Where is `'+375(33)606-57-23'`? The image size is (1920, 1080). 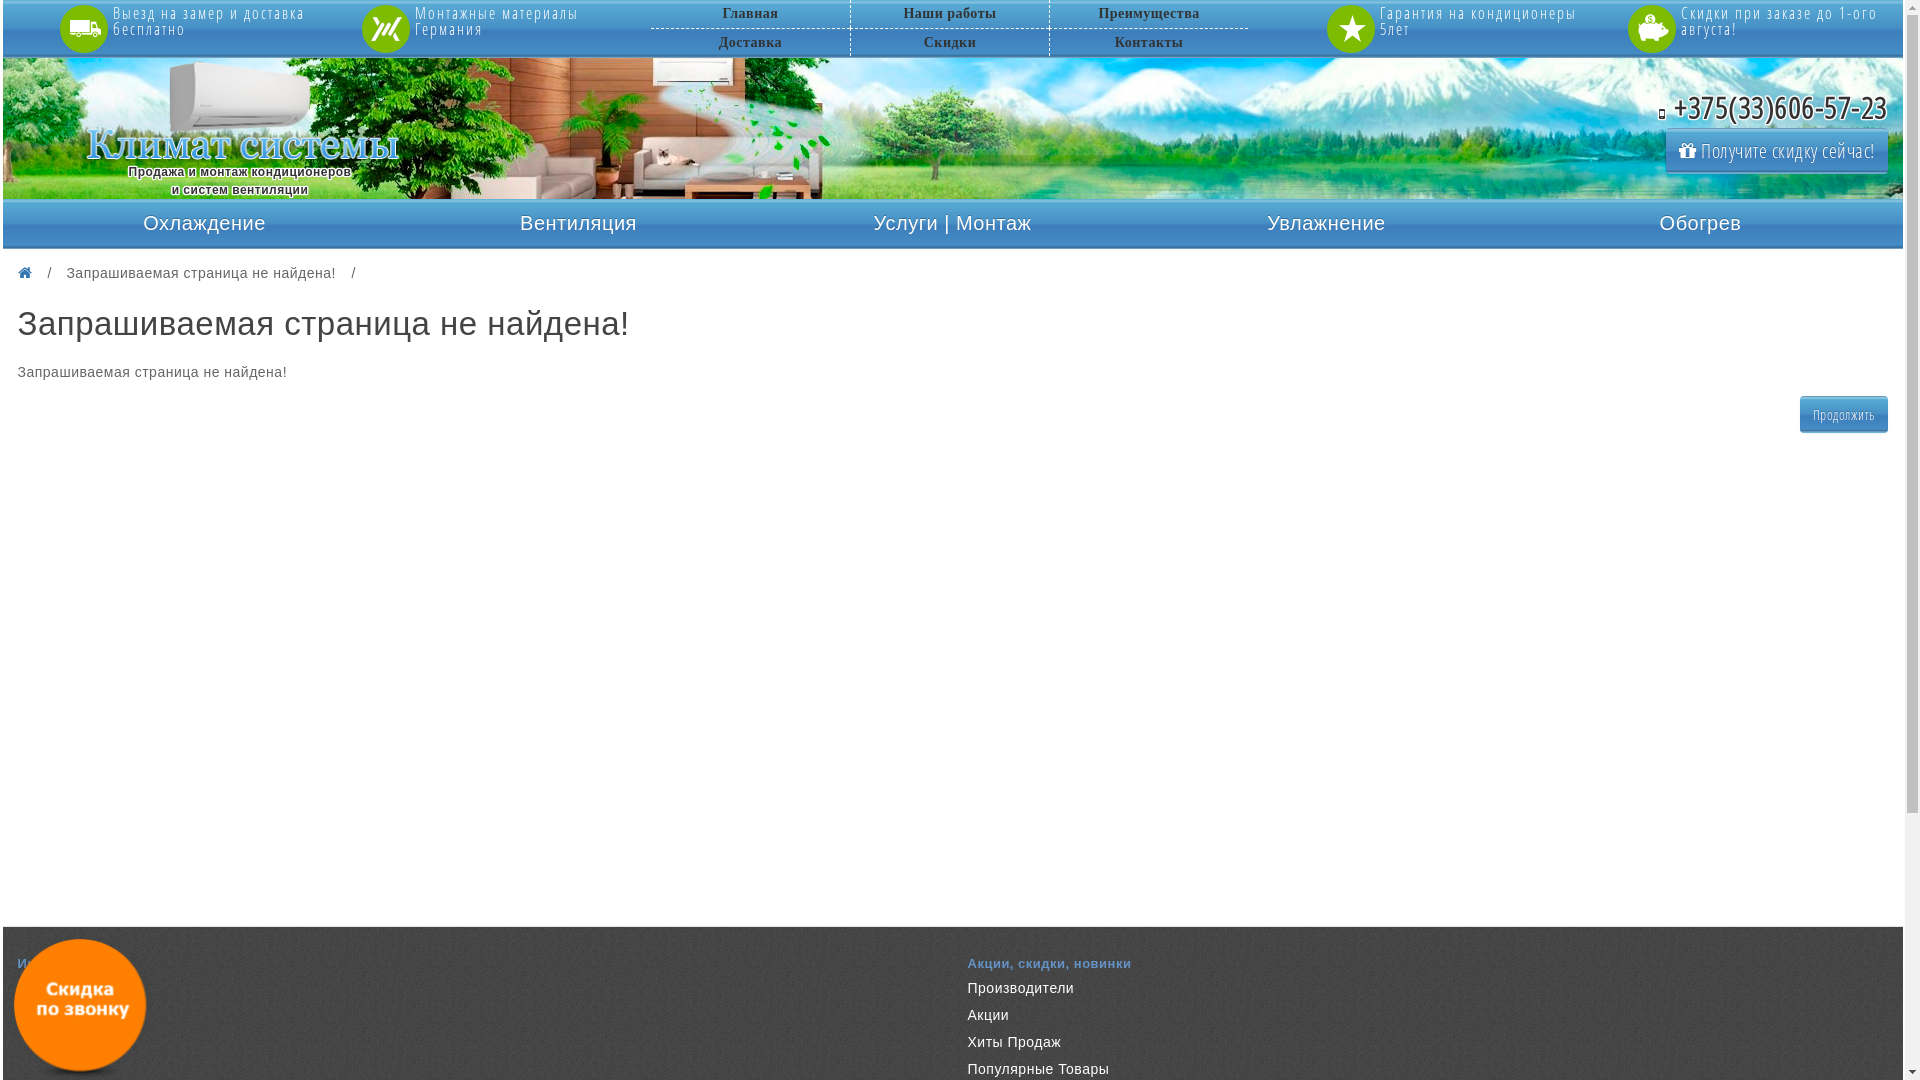
'+375(33)606-57-23' is located at coordinates (1773, 107).